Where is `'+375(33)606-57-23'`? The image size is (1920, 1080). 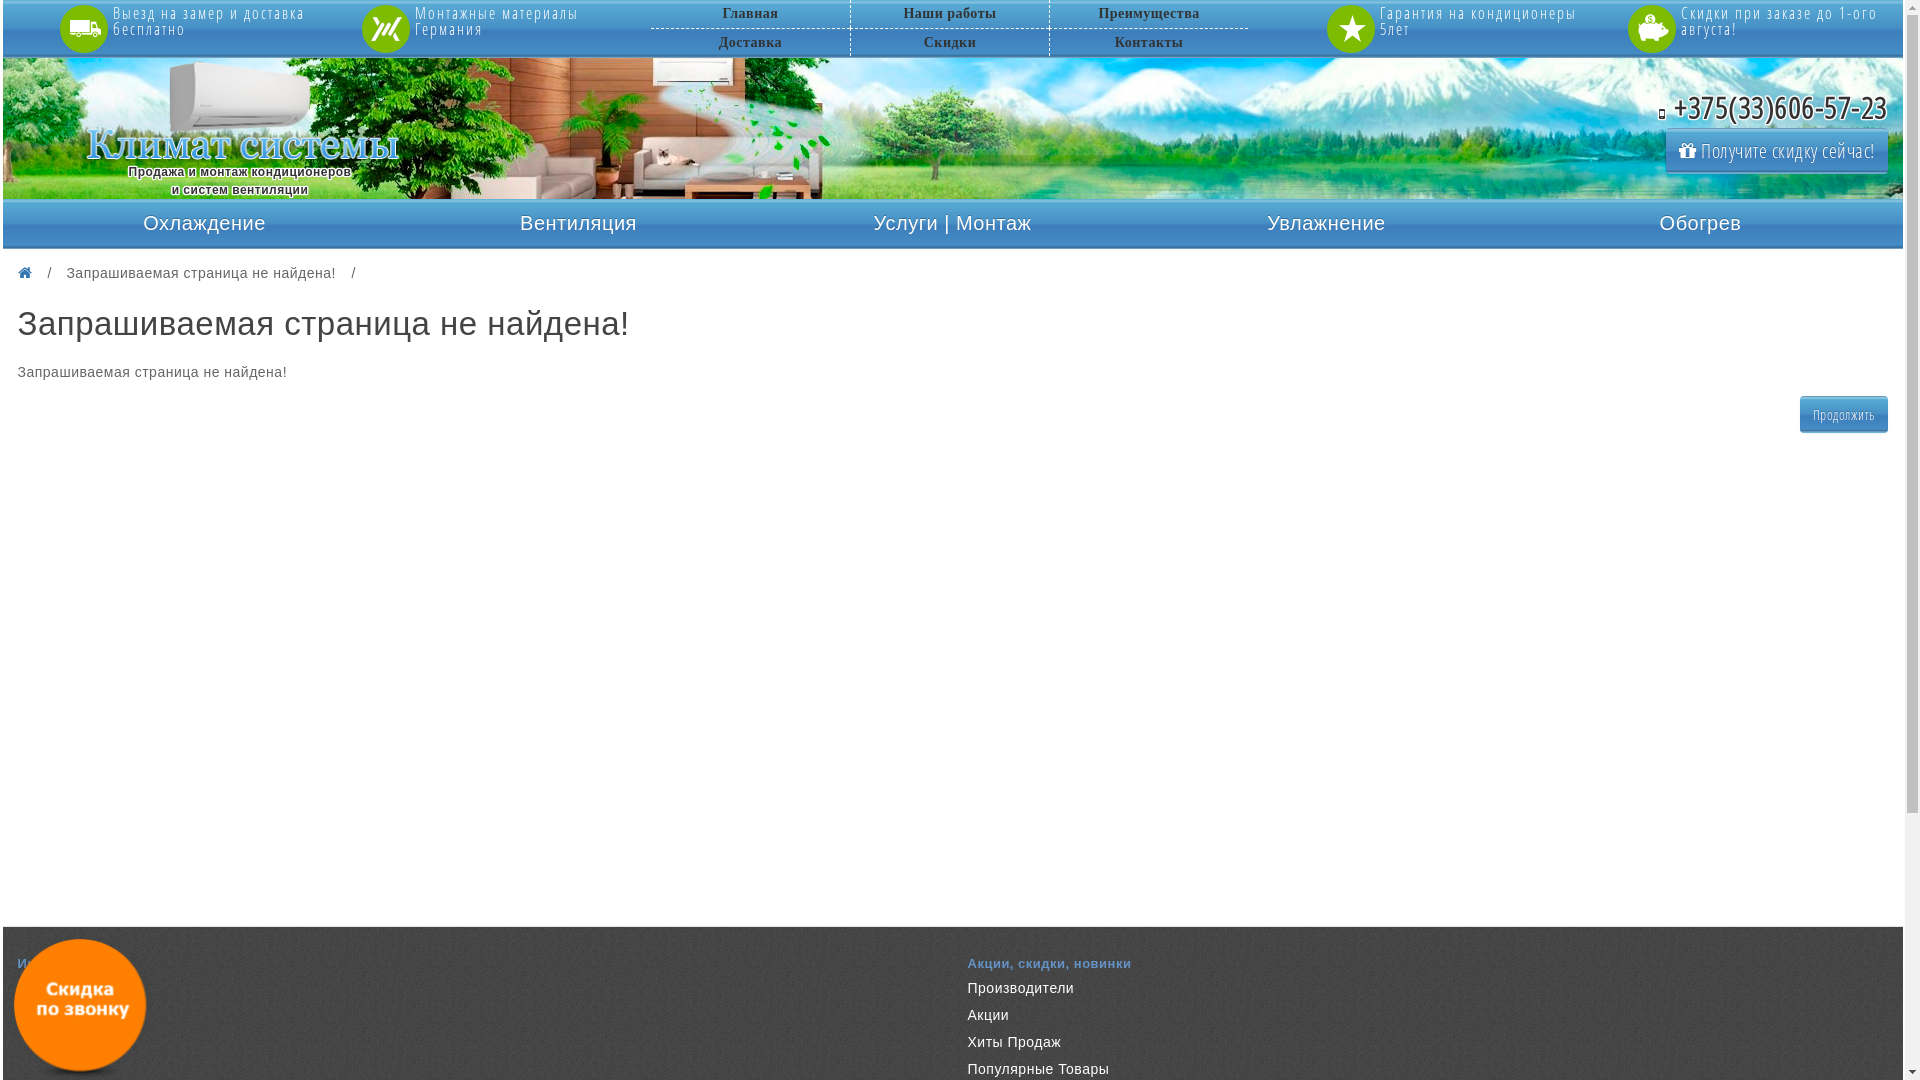
'+375(33)606-57-23' is located at coordinates (1773, 107).